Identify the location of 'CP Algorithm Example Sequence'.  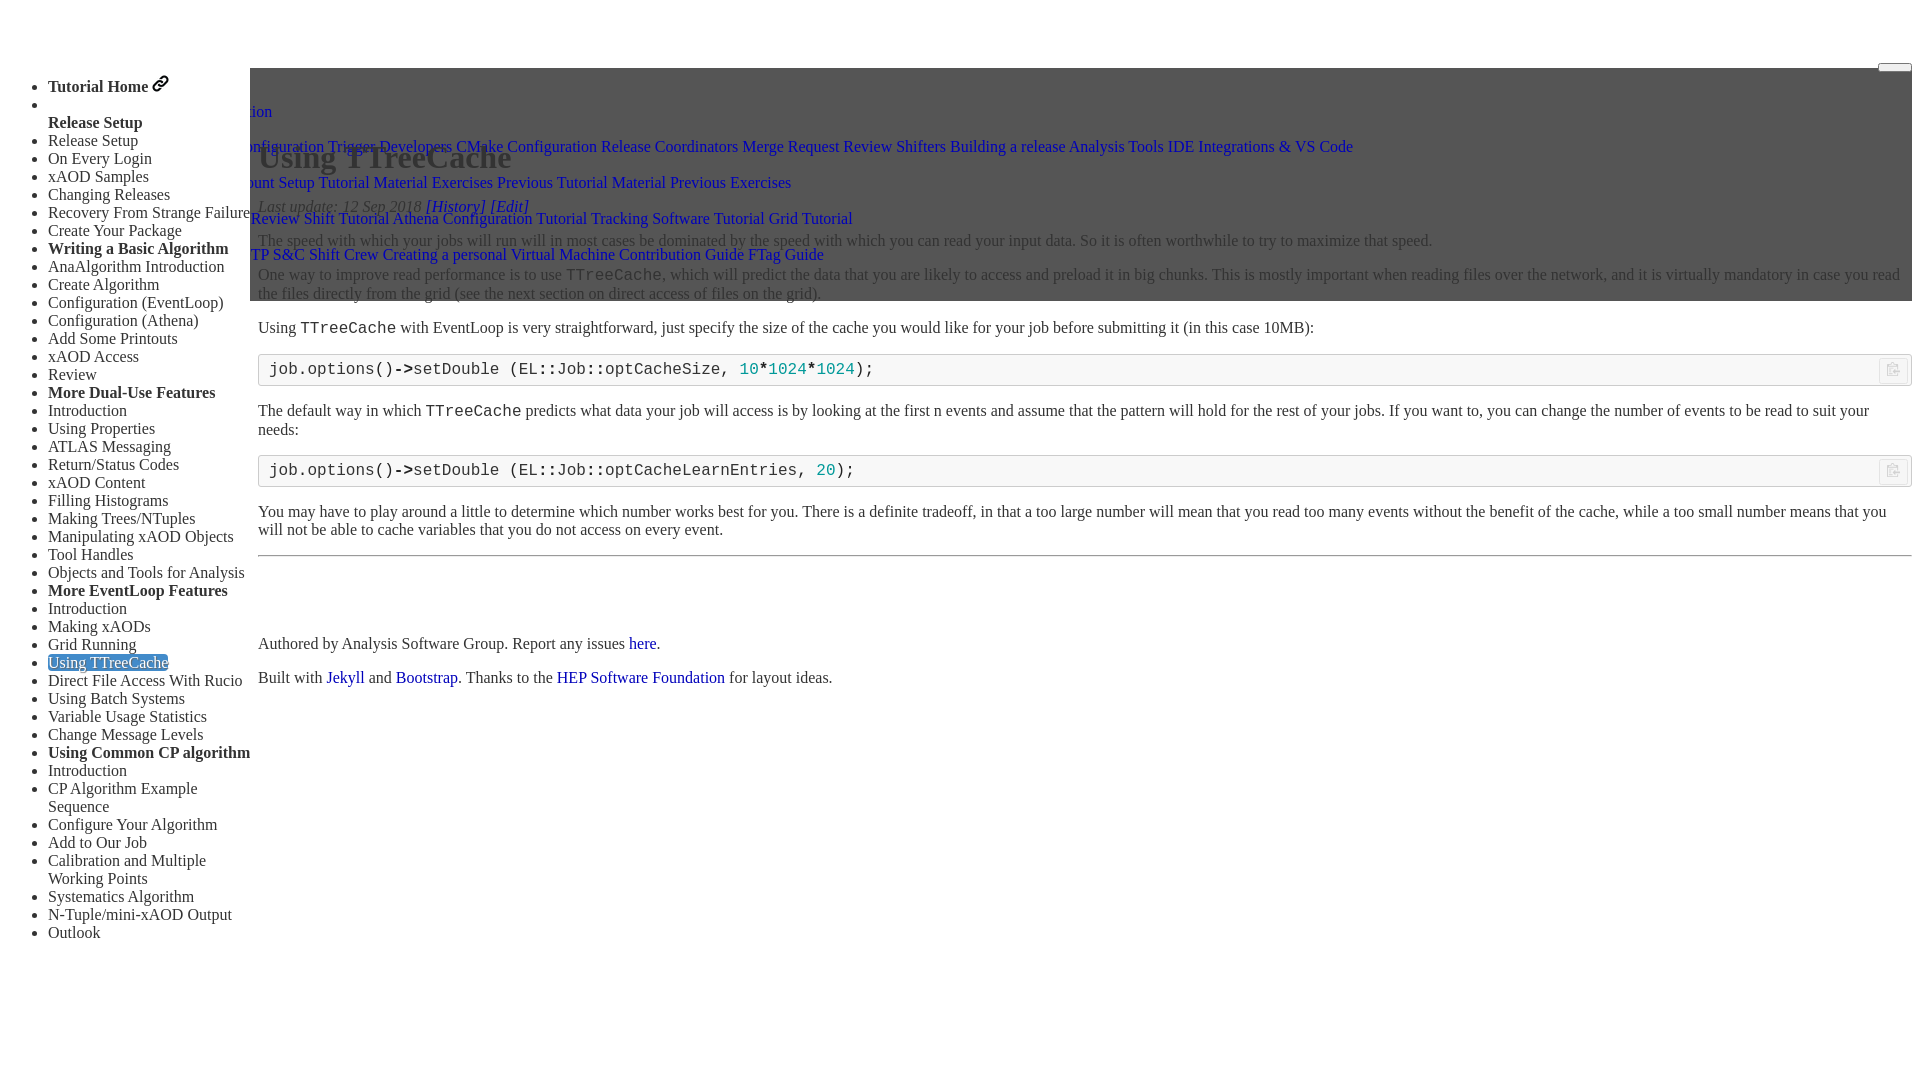
(122, 796).